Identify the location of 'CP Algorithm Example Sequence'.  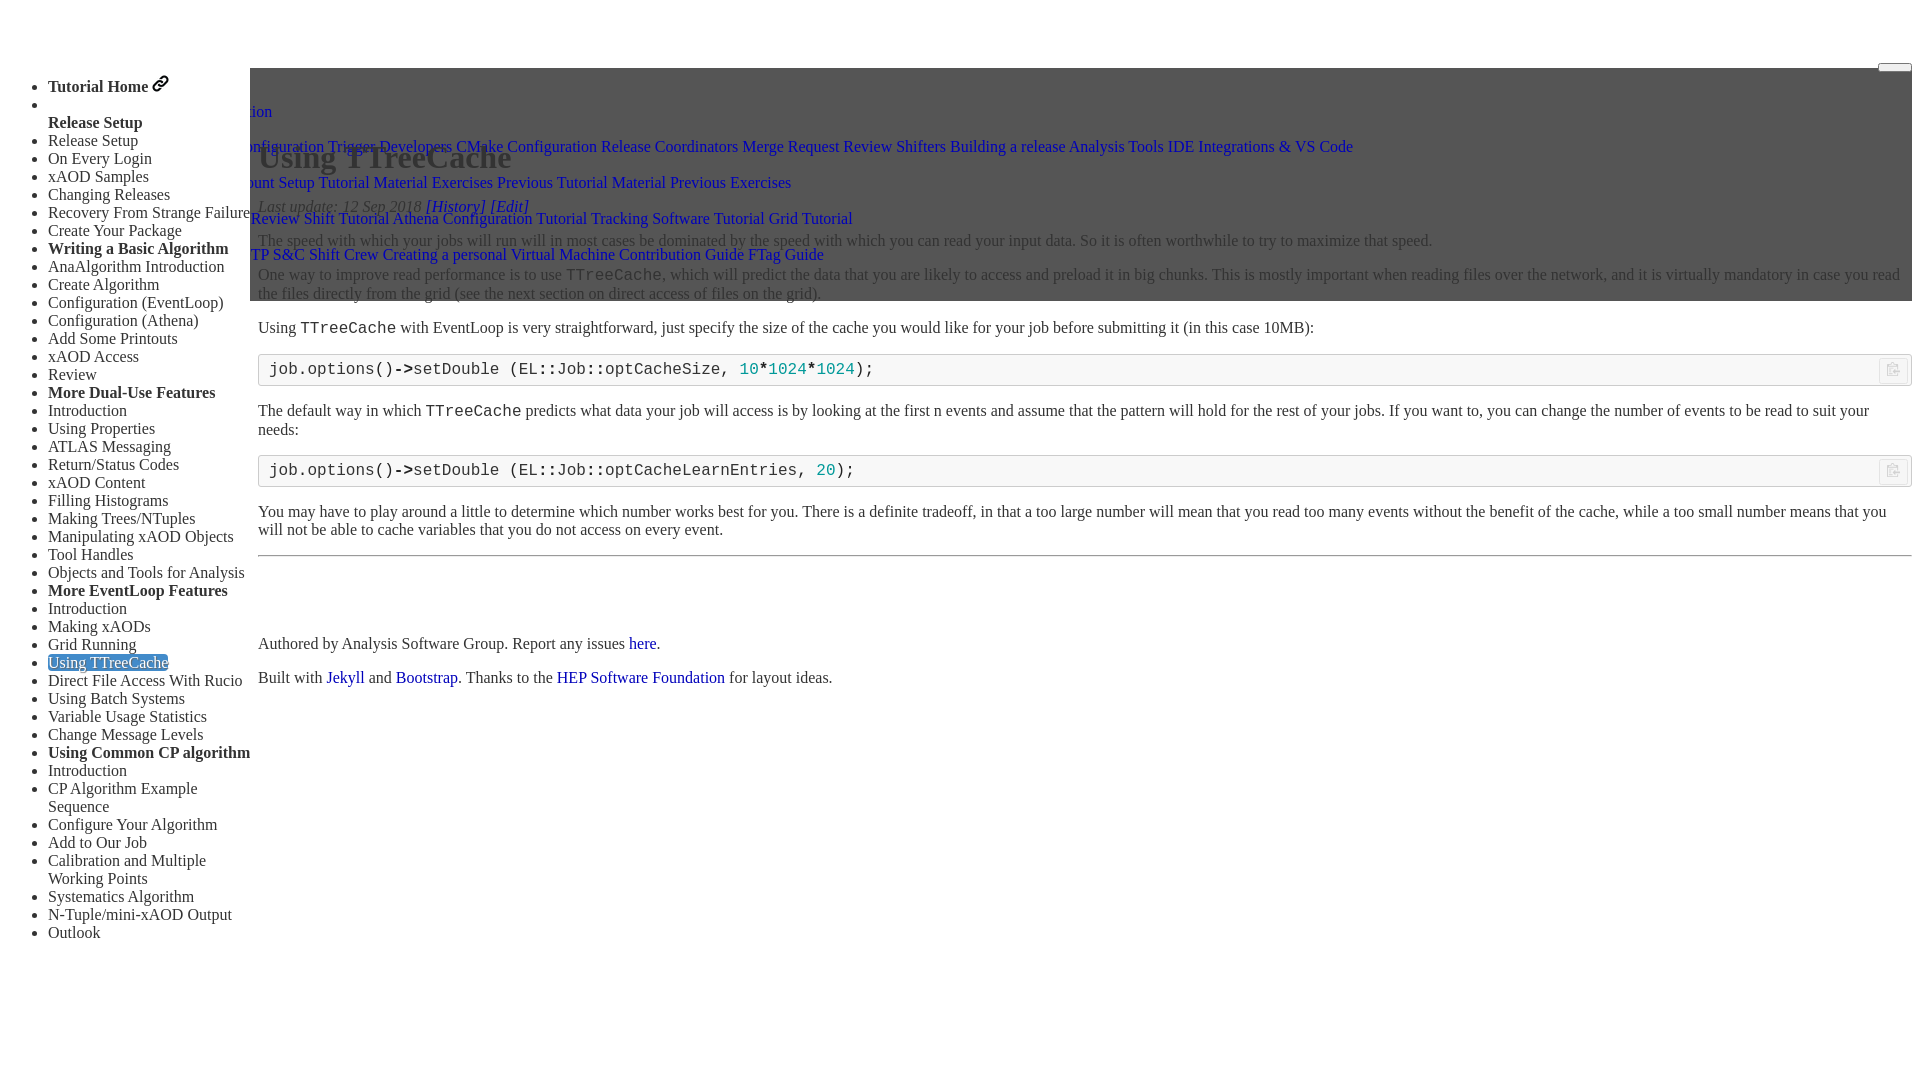
(122, 796).